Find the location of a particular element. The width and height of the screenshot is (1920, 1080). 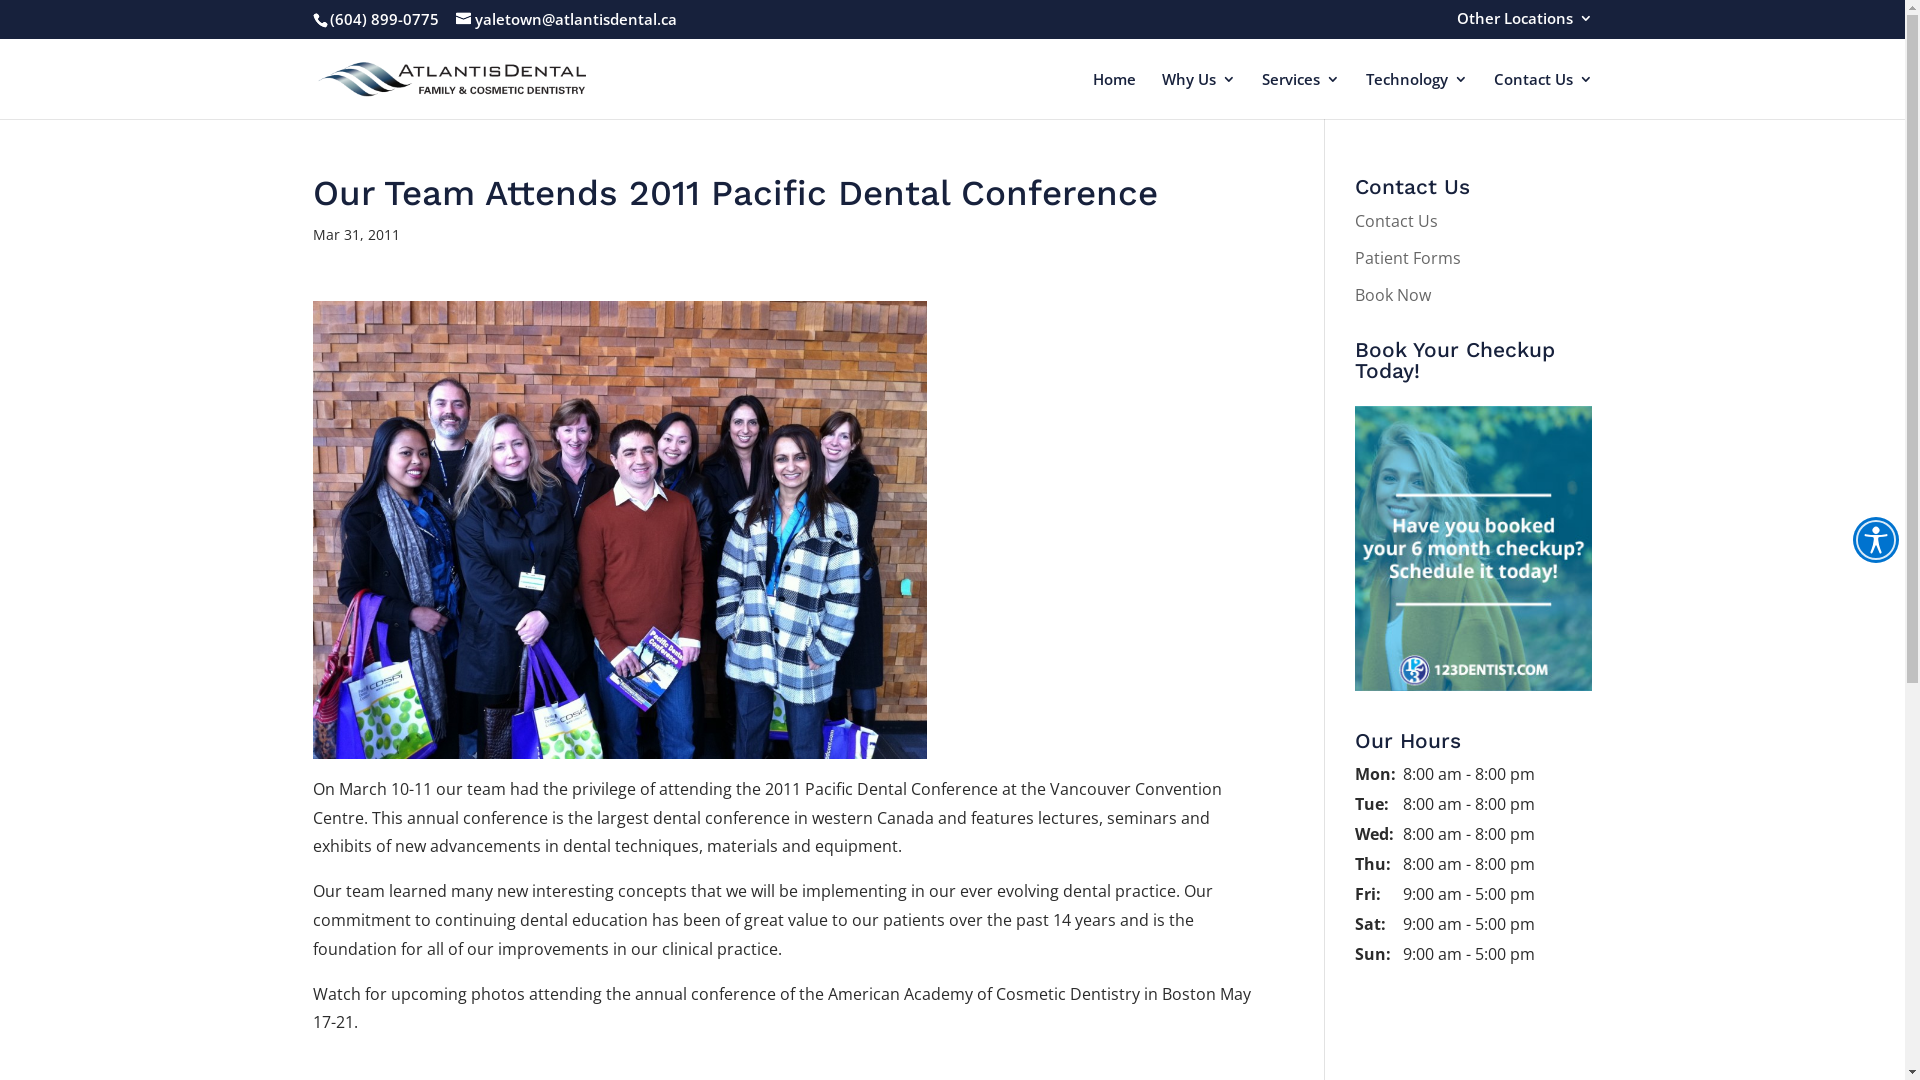

'Why Us' is located at coordinates (1161, 95).